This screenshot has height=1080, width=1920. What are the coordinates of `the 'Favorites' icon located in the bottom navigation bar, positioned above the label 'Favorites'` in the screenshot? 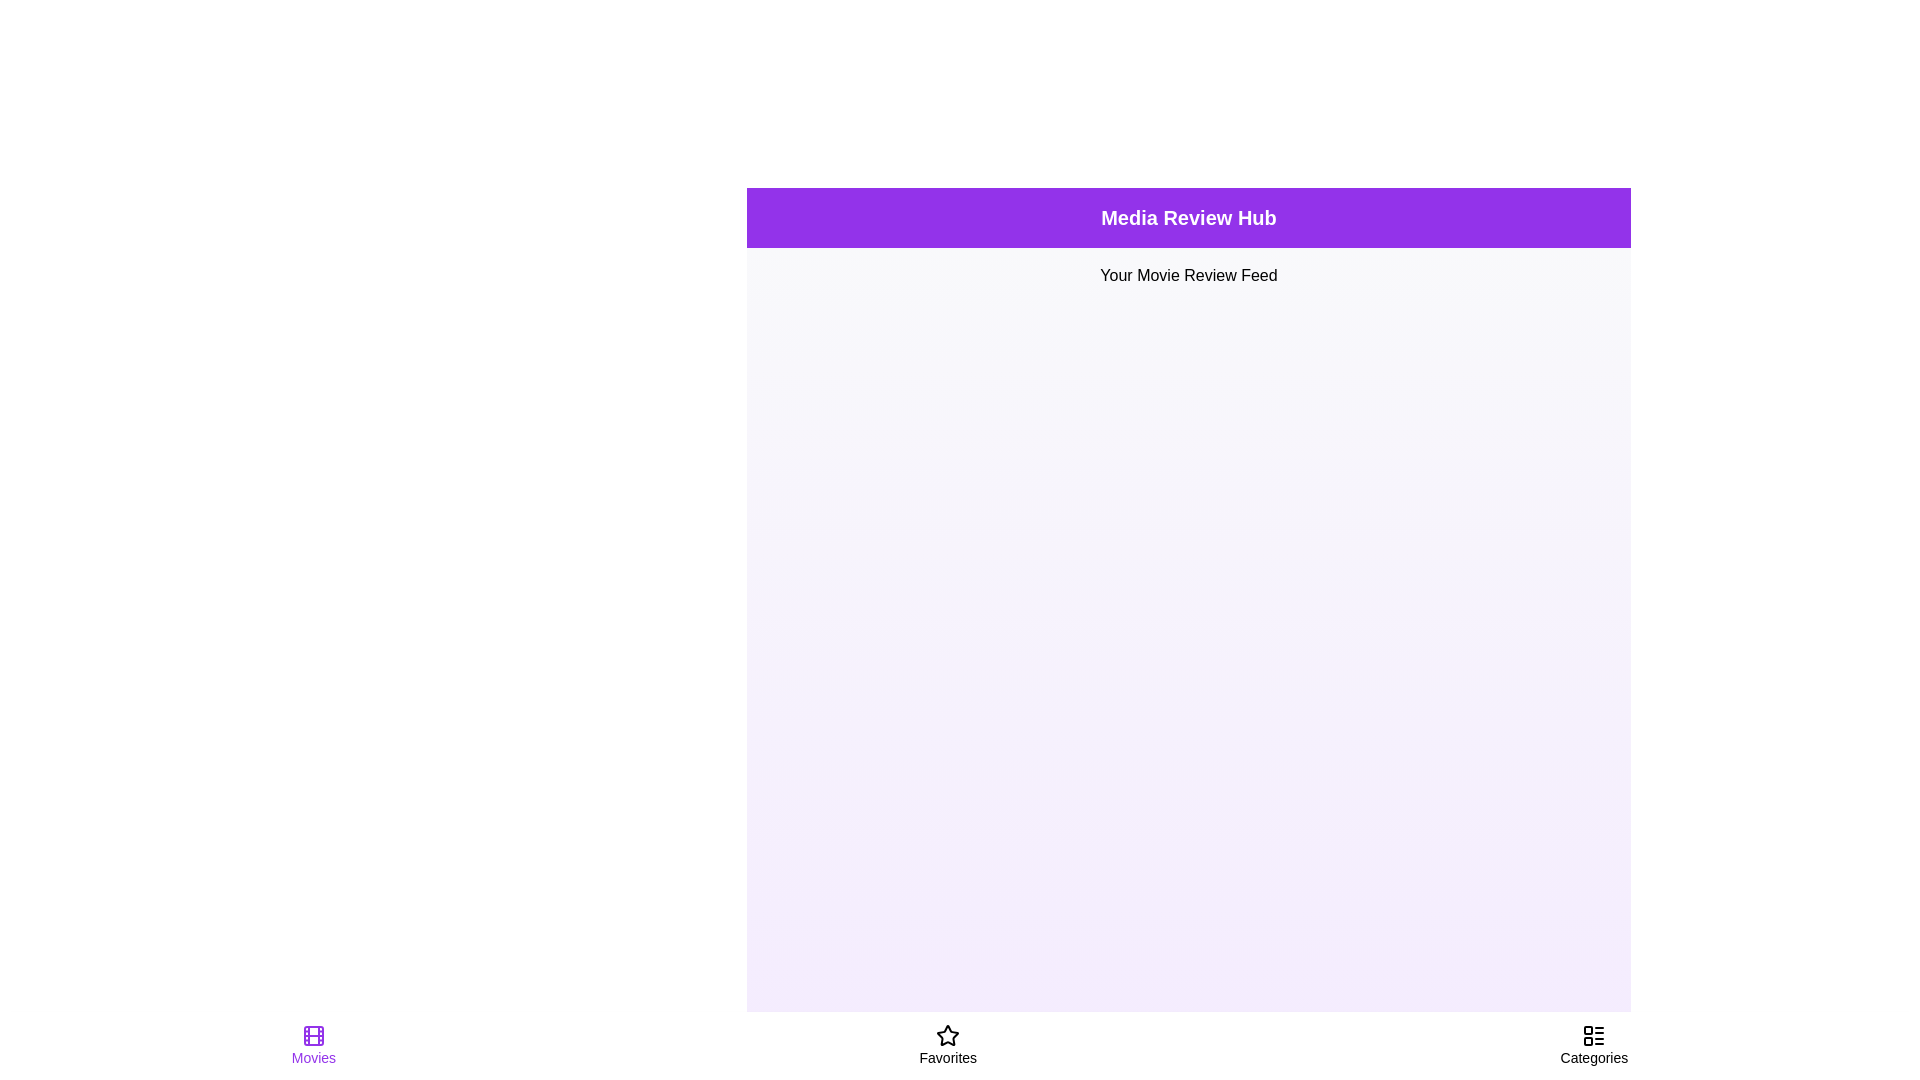 It's located at (947, 1035).